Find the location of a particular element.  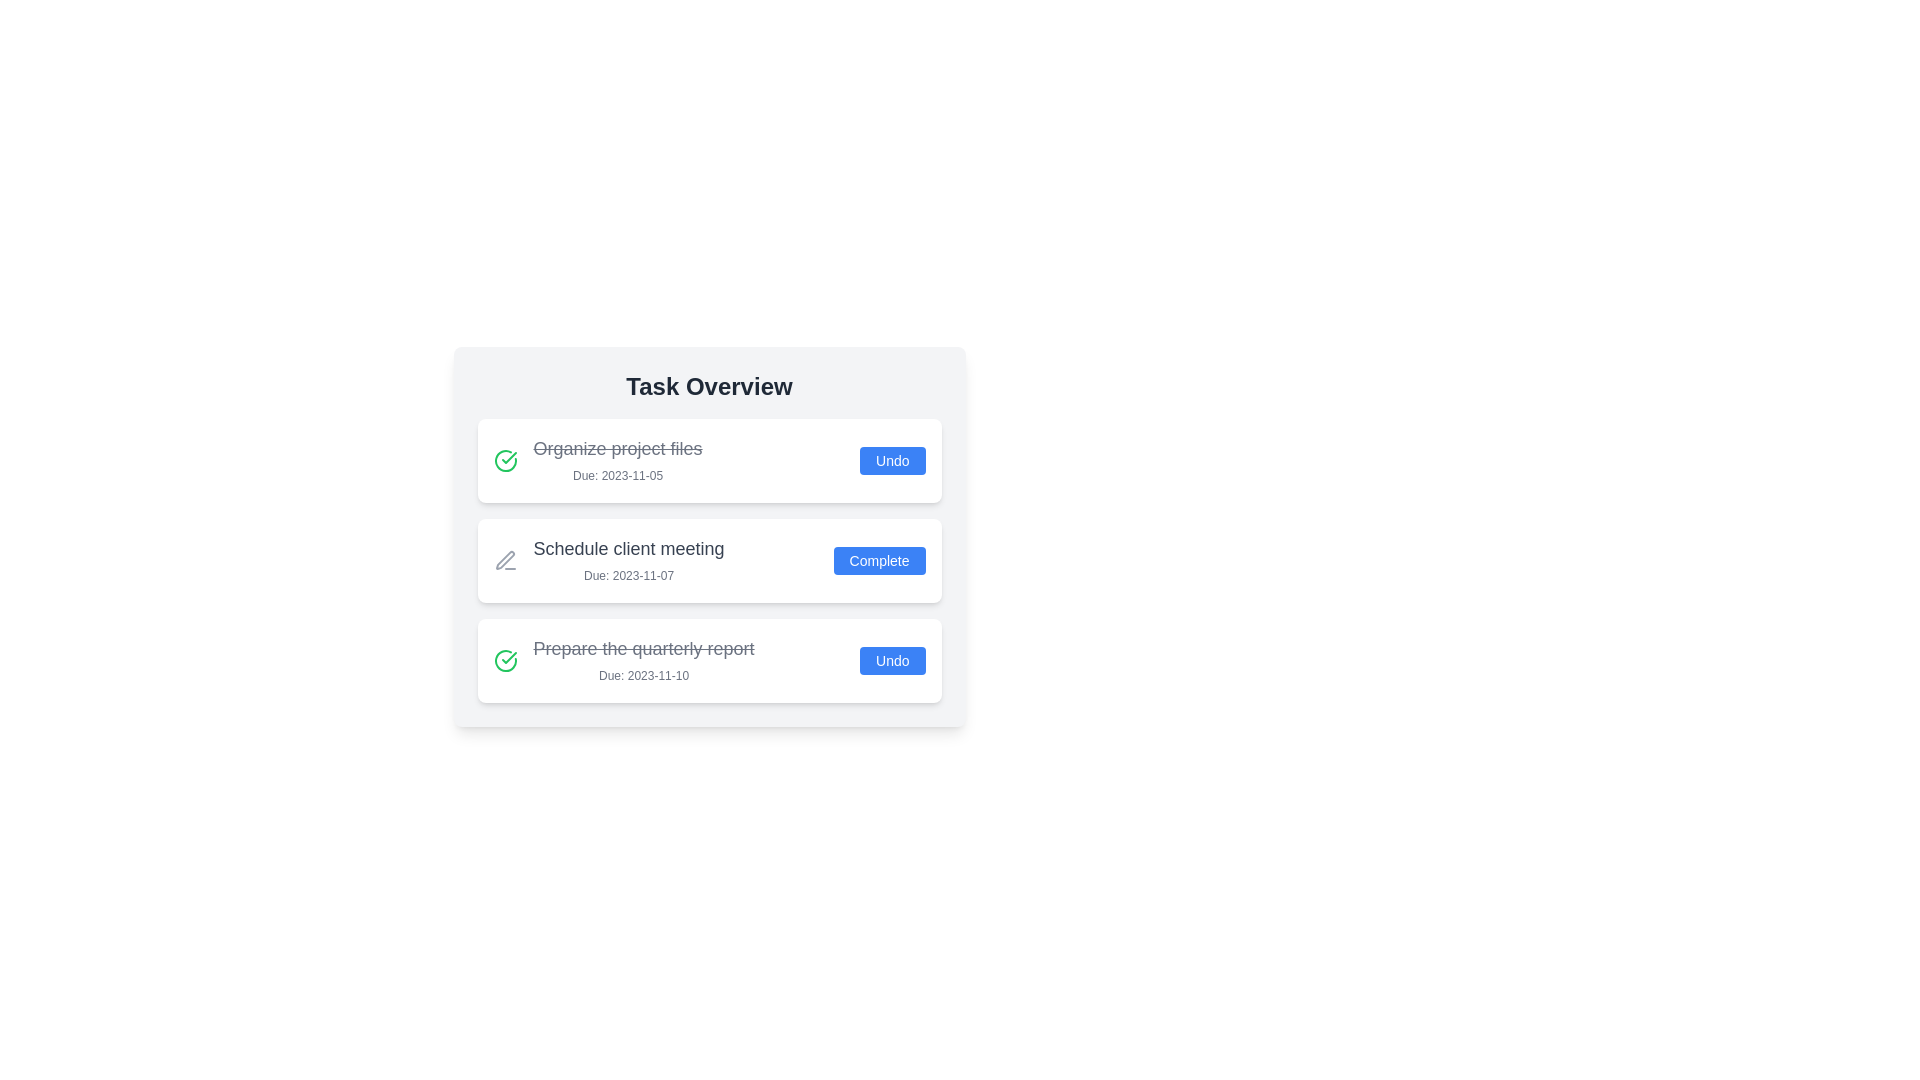

the button labeled Complete for the task Schedule client meeting is located at coordinates (879, 560).